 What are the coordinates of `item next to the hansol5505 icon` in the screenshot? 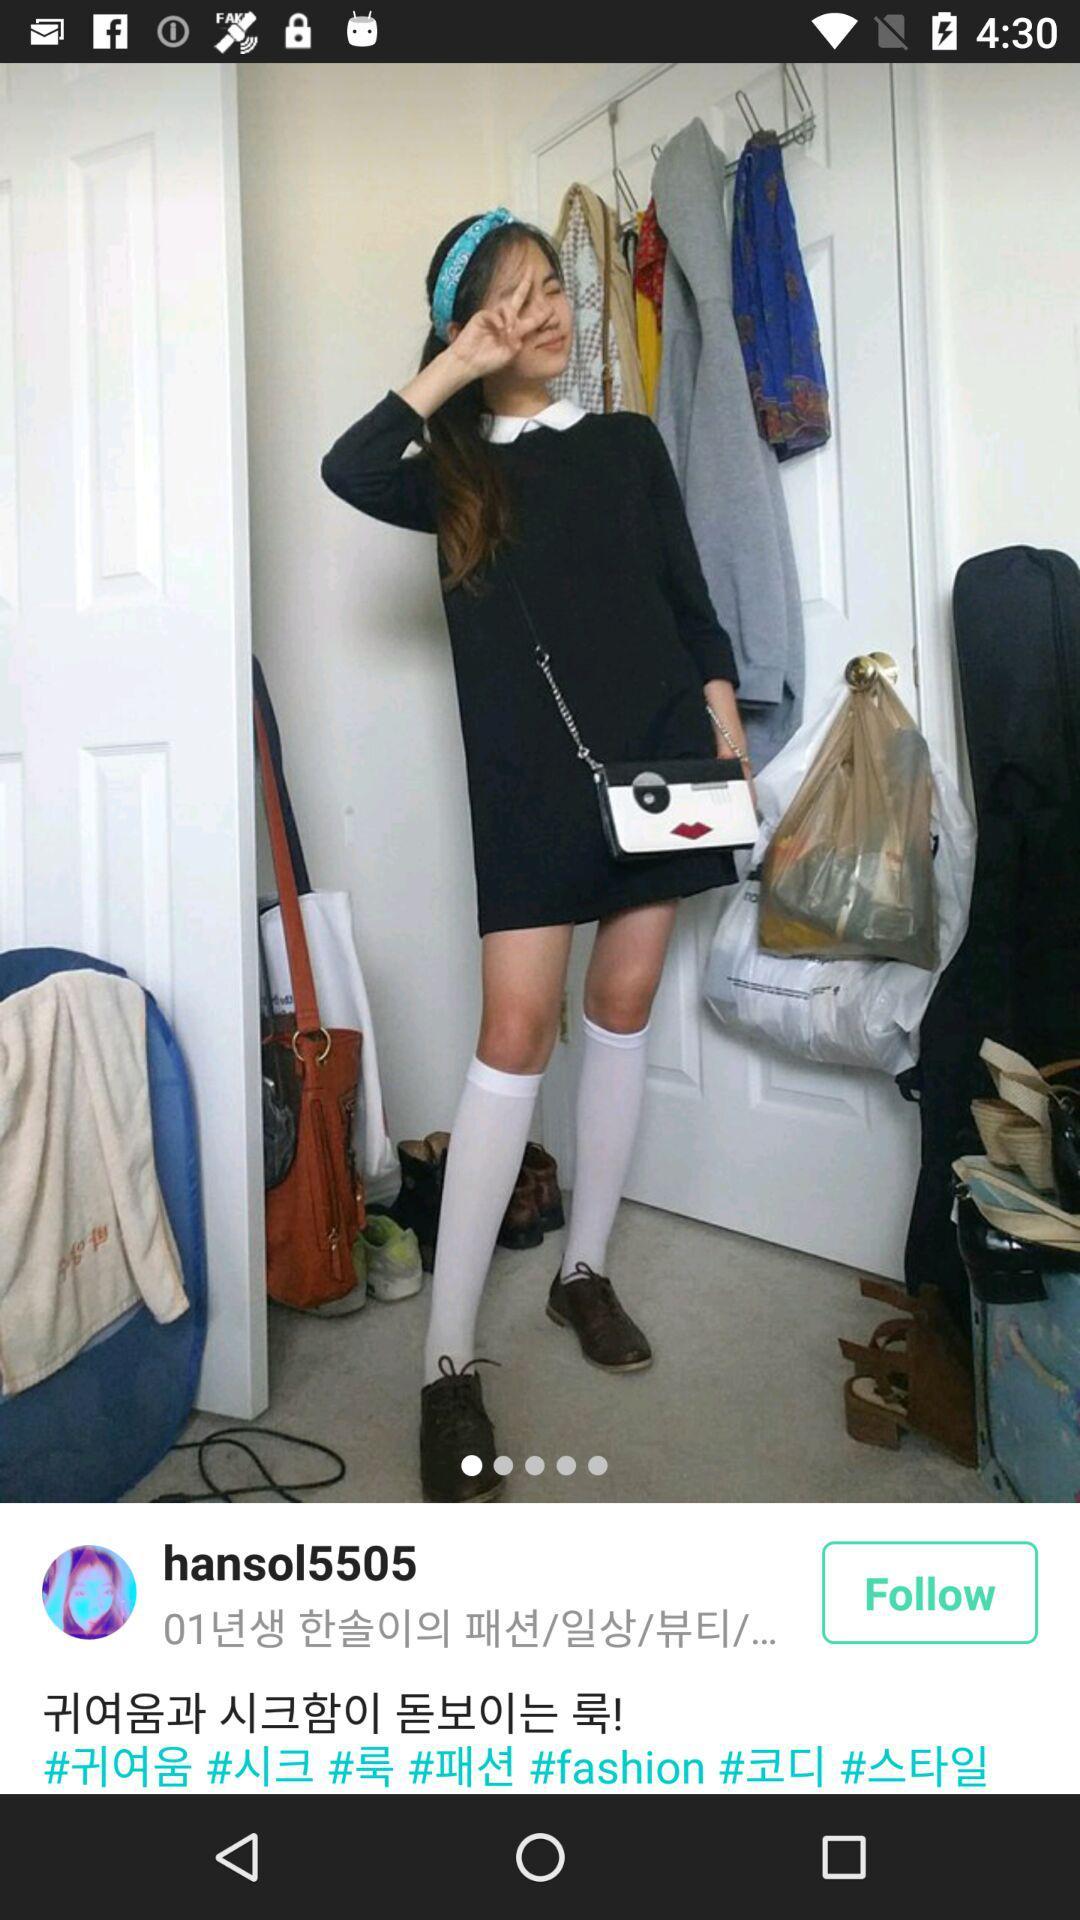 It's located at (88, 1591).